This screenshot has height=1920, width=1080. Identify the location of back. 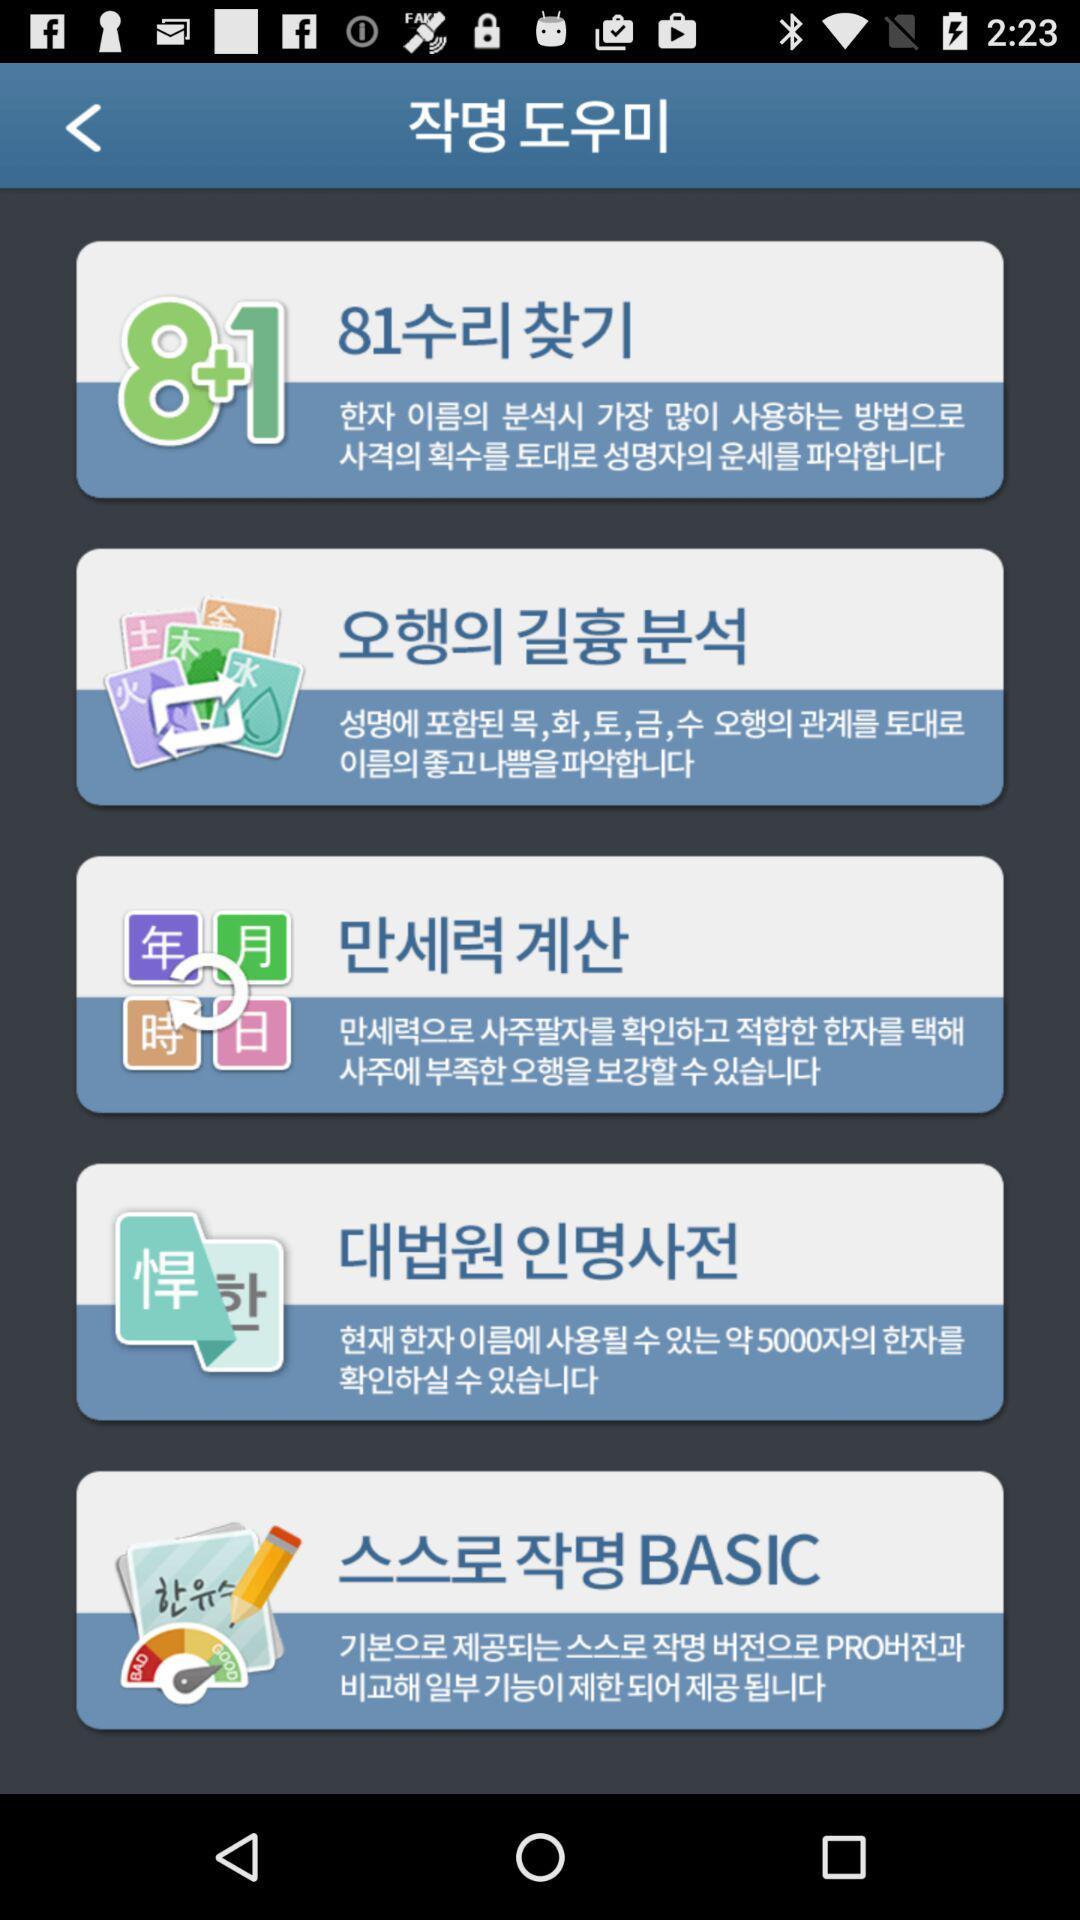
(108, 132).